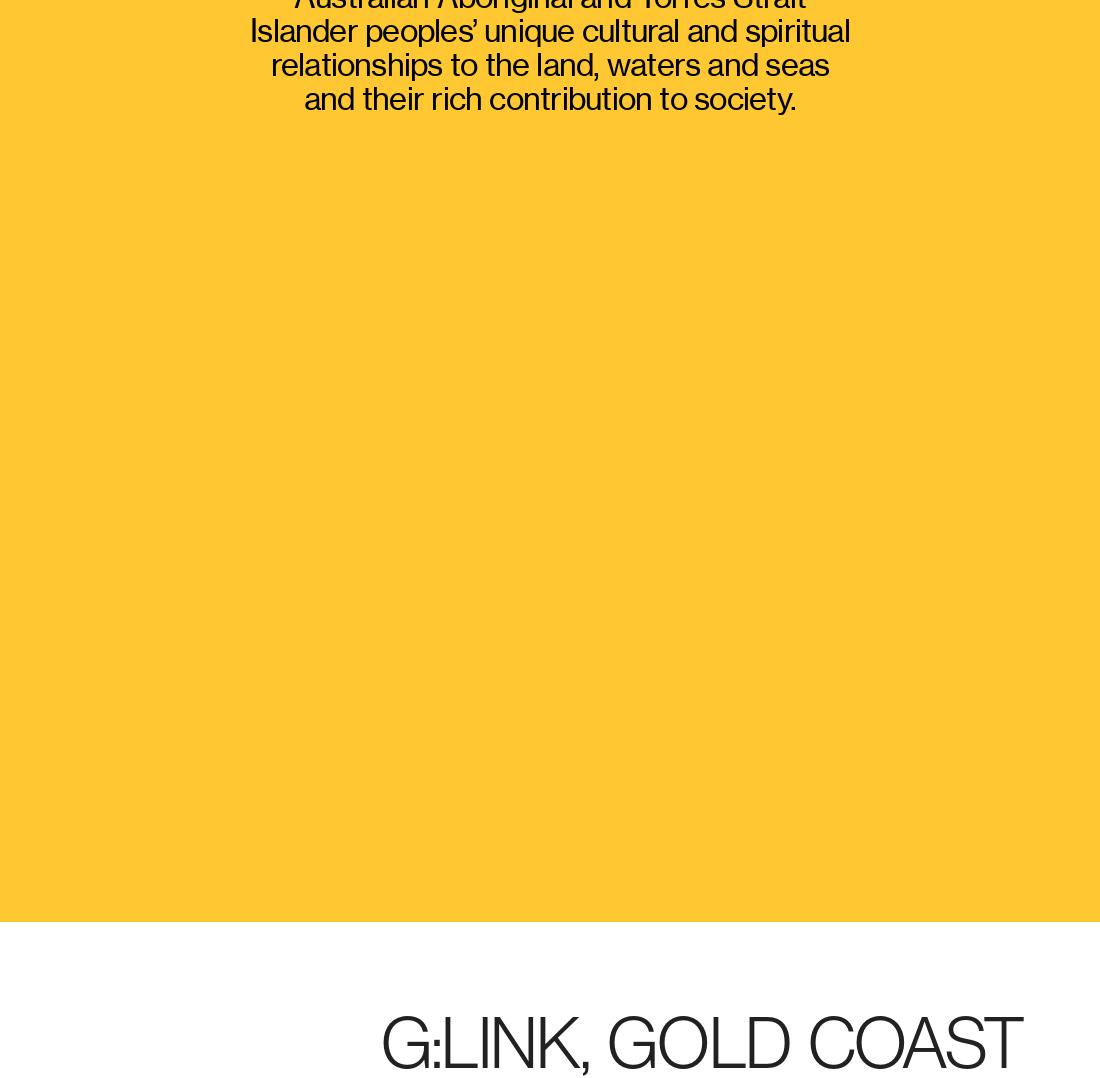 The height and width of the screenshot is (1078, 1100). What do you see at coordinates (1011, 878) in the screenshot?
I see `'Accept'` at bounding box center [1011, 878].